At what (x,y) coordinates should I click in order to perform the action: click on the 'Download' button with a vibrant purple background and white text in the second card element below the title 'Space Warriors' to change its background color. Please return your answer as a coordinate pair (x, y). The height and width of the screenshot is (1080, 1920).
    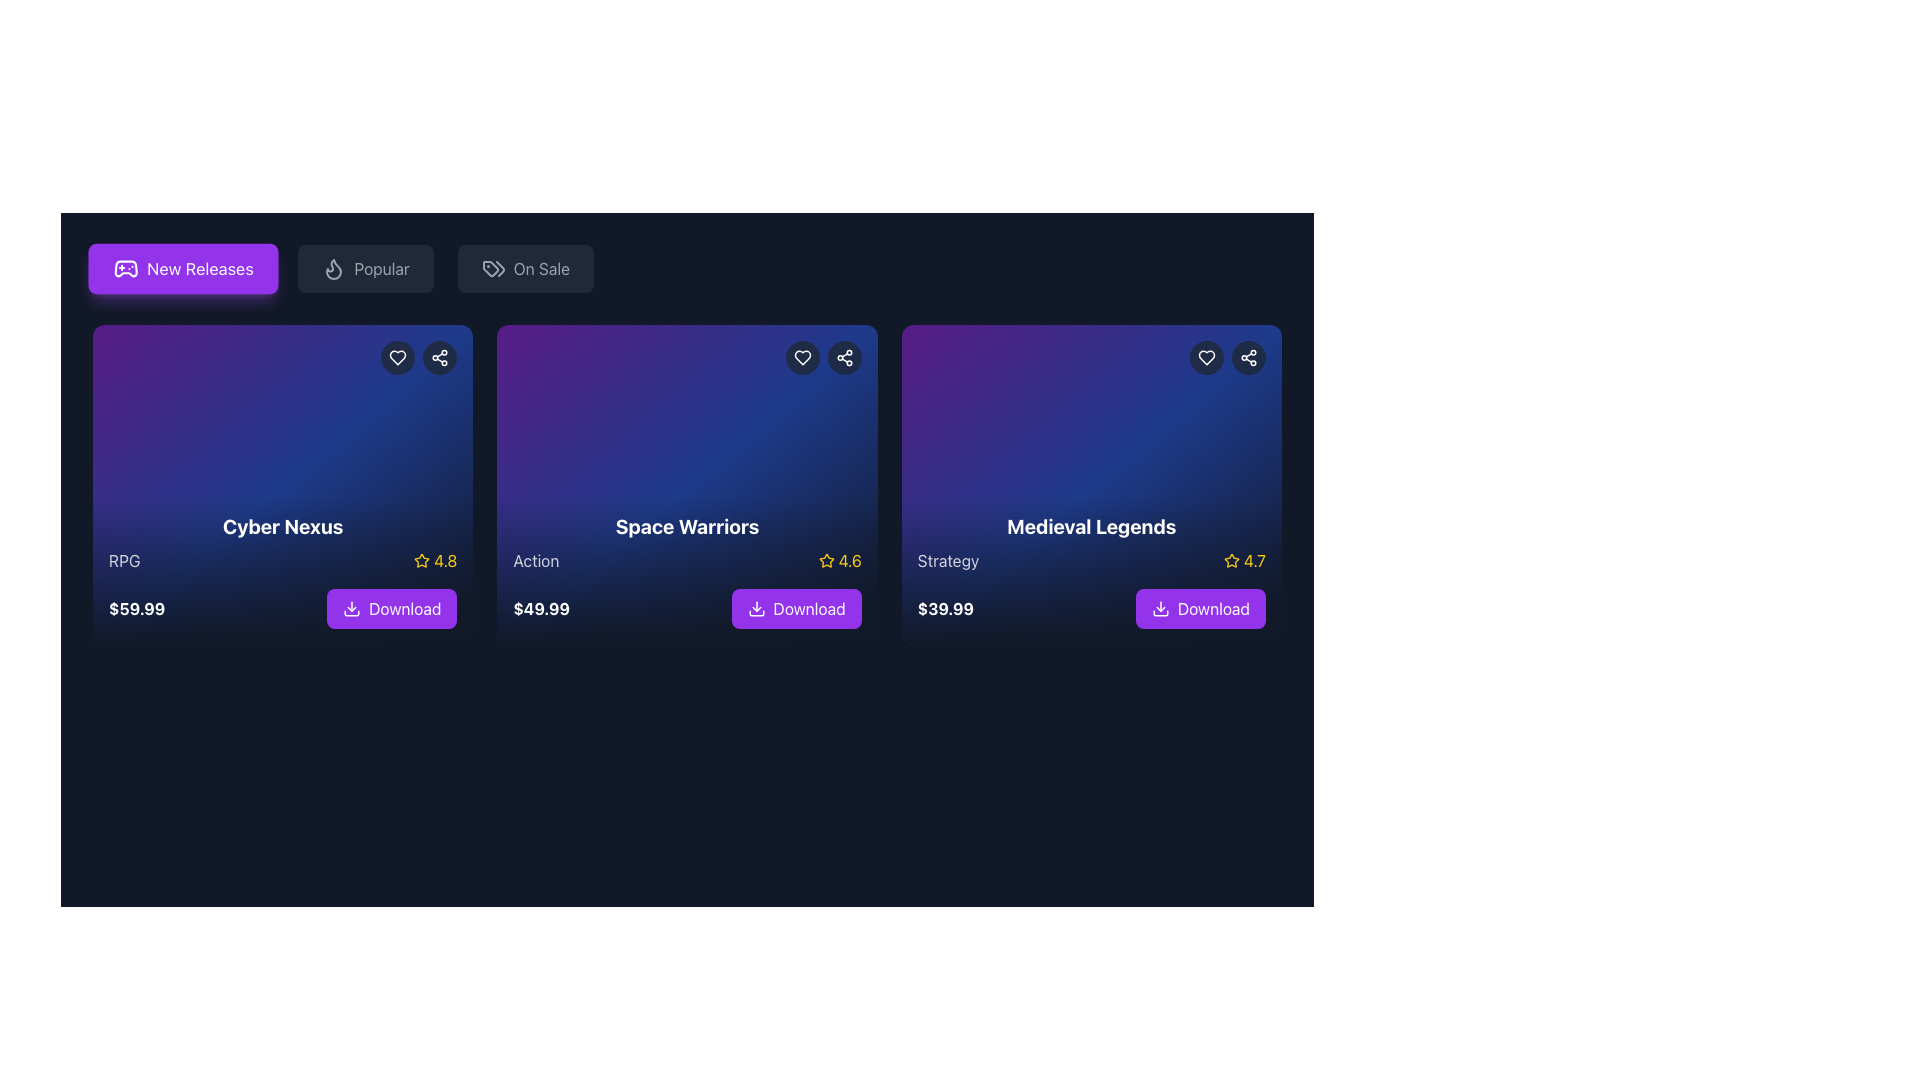
    Looking at the image, I should click on (795, 608).